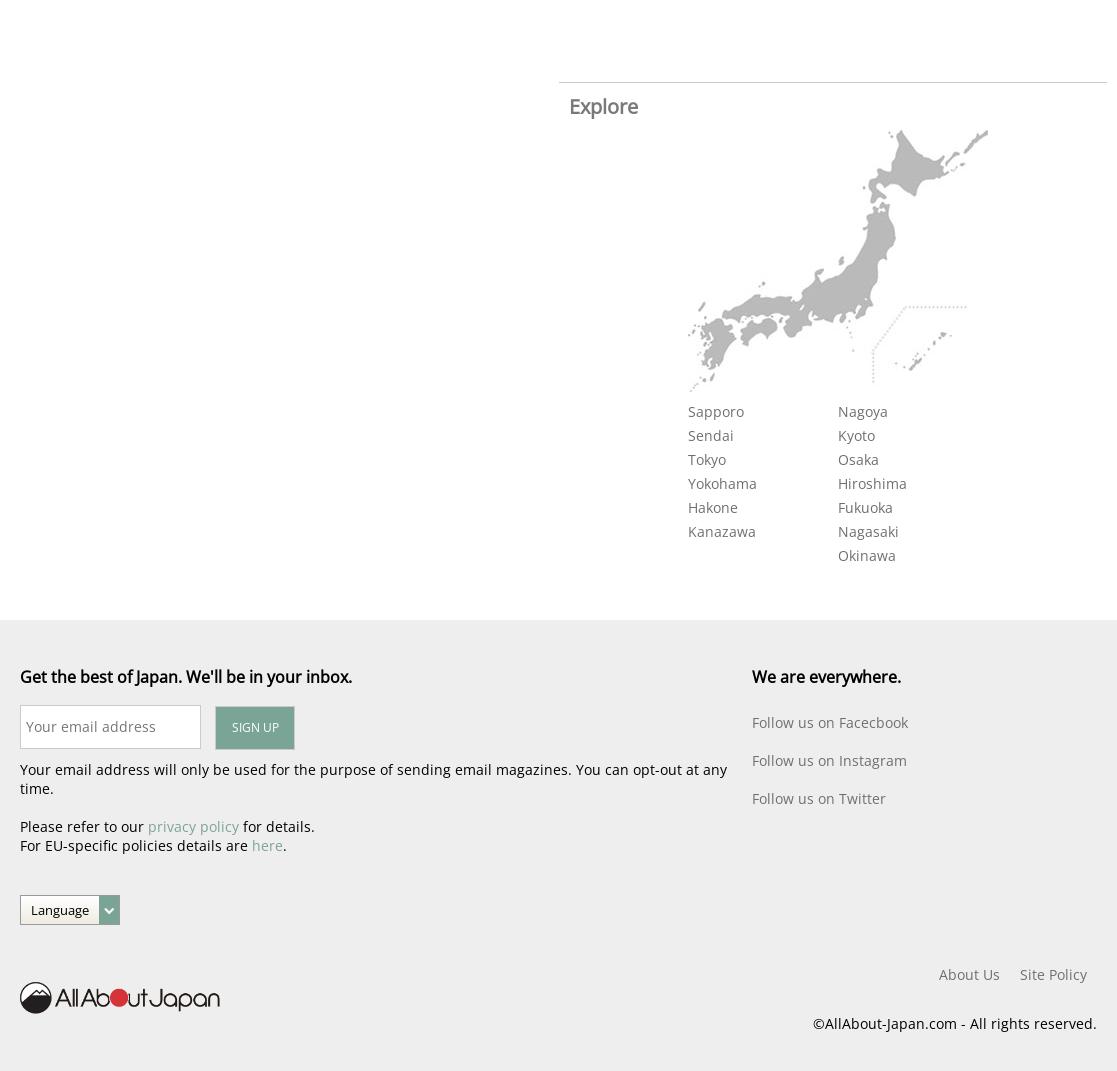 This screenshot has height=1071, width=1117. Describe the element at coordinates (818, 797) in the screenshot. I see `'Follow us on Twitter'` at that location.